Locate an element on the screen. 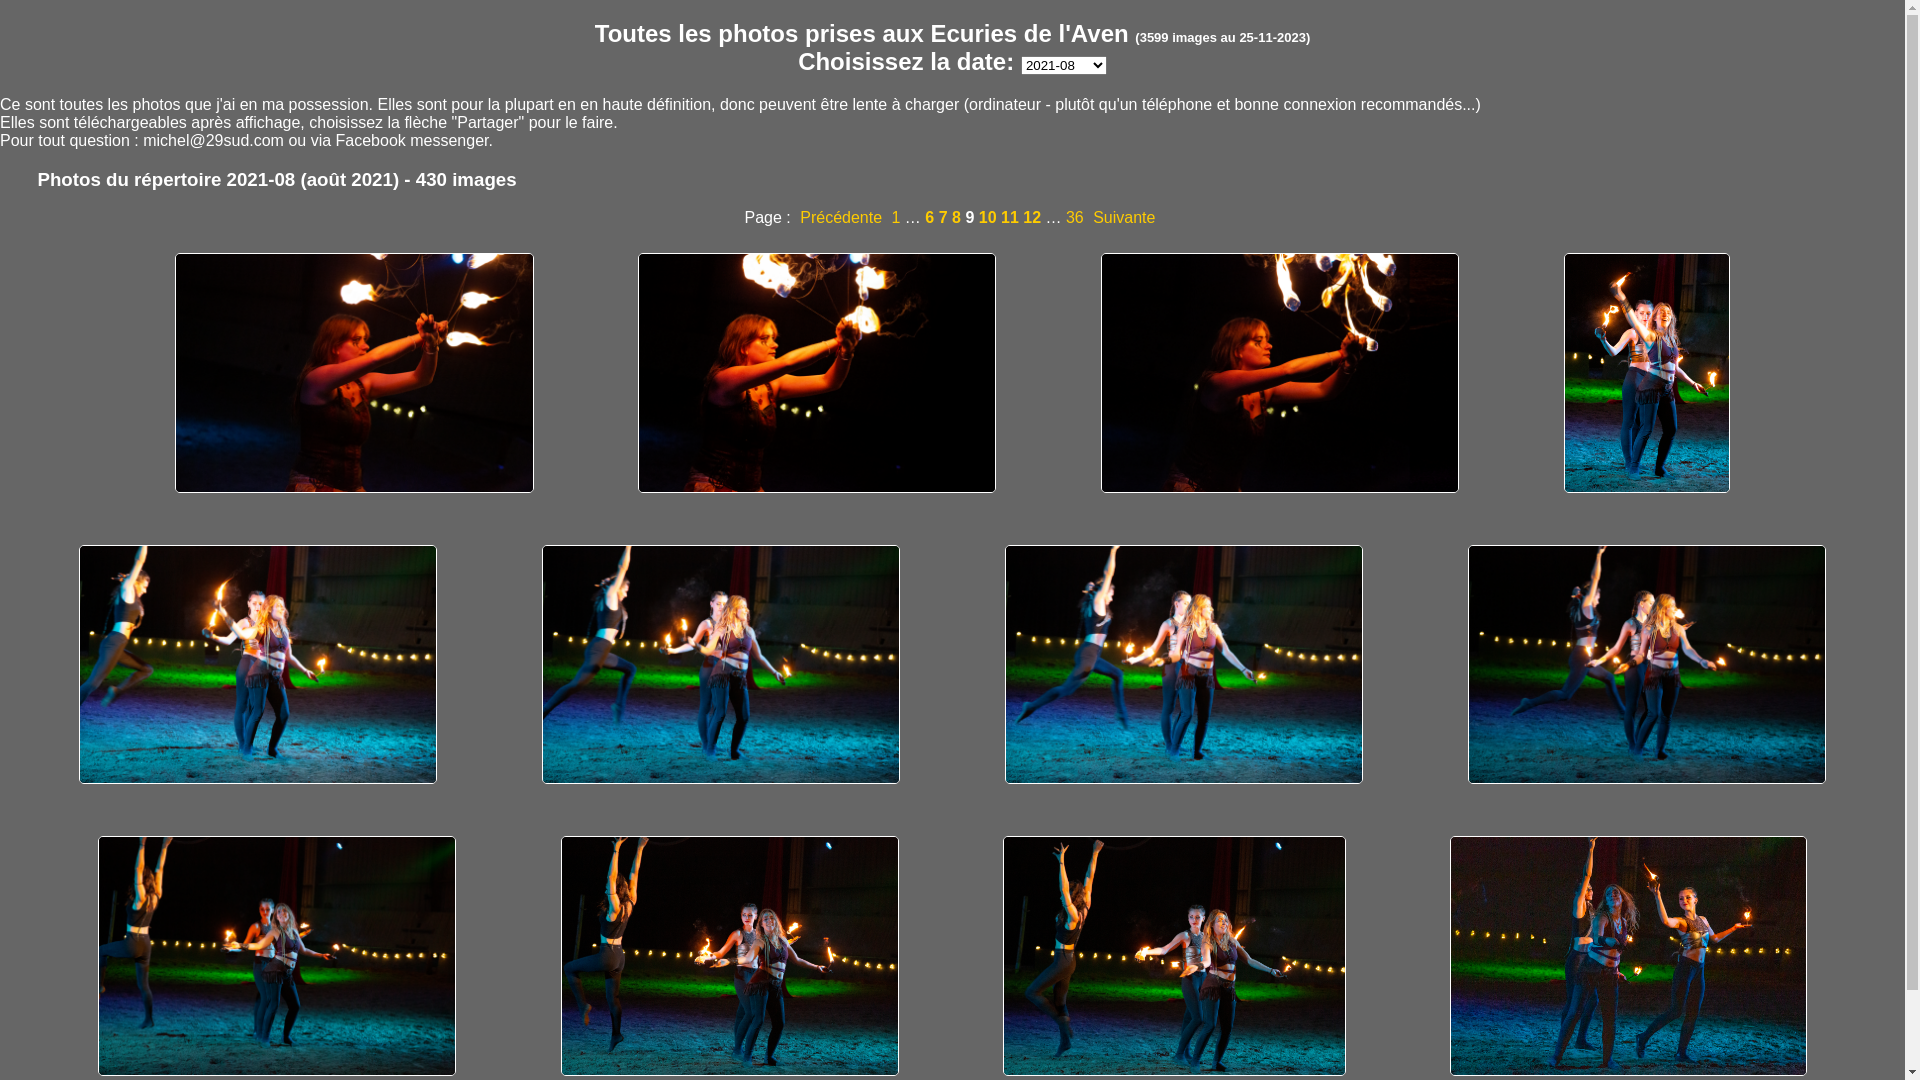  '36' is located at coordinates (1074, 217).